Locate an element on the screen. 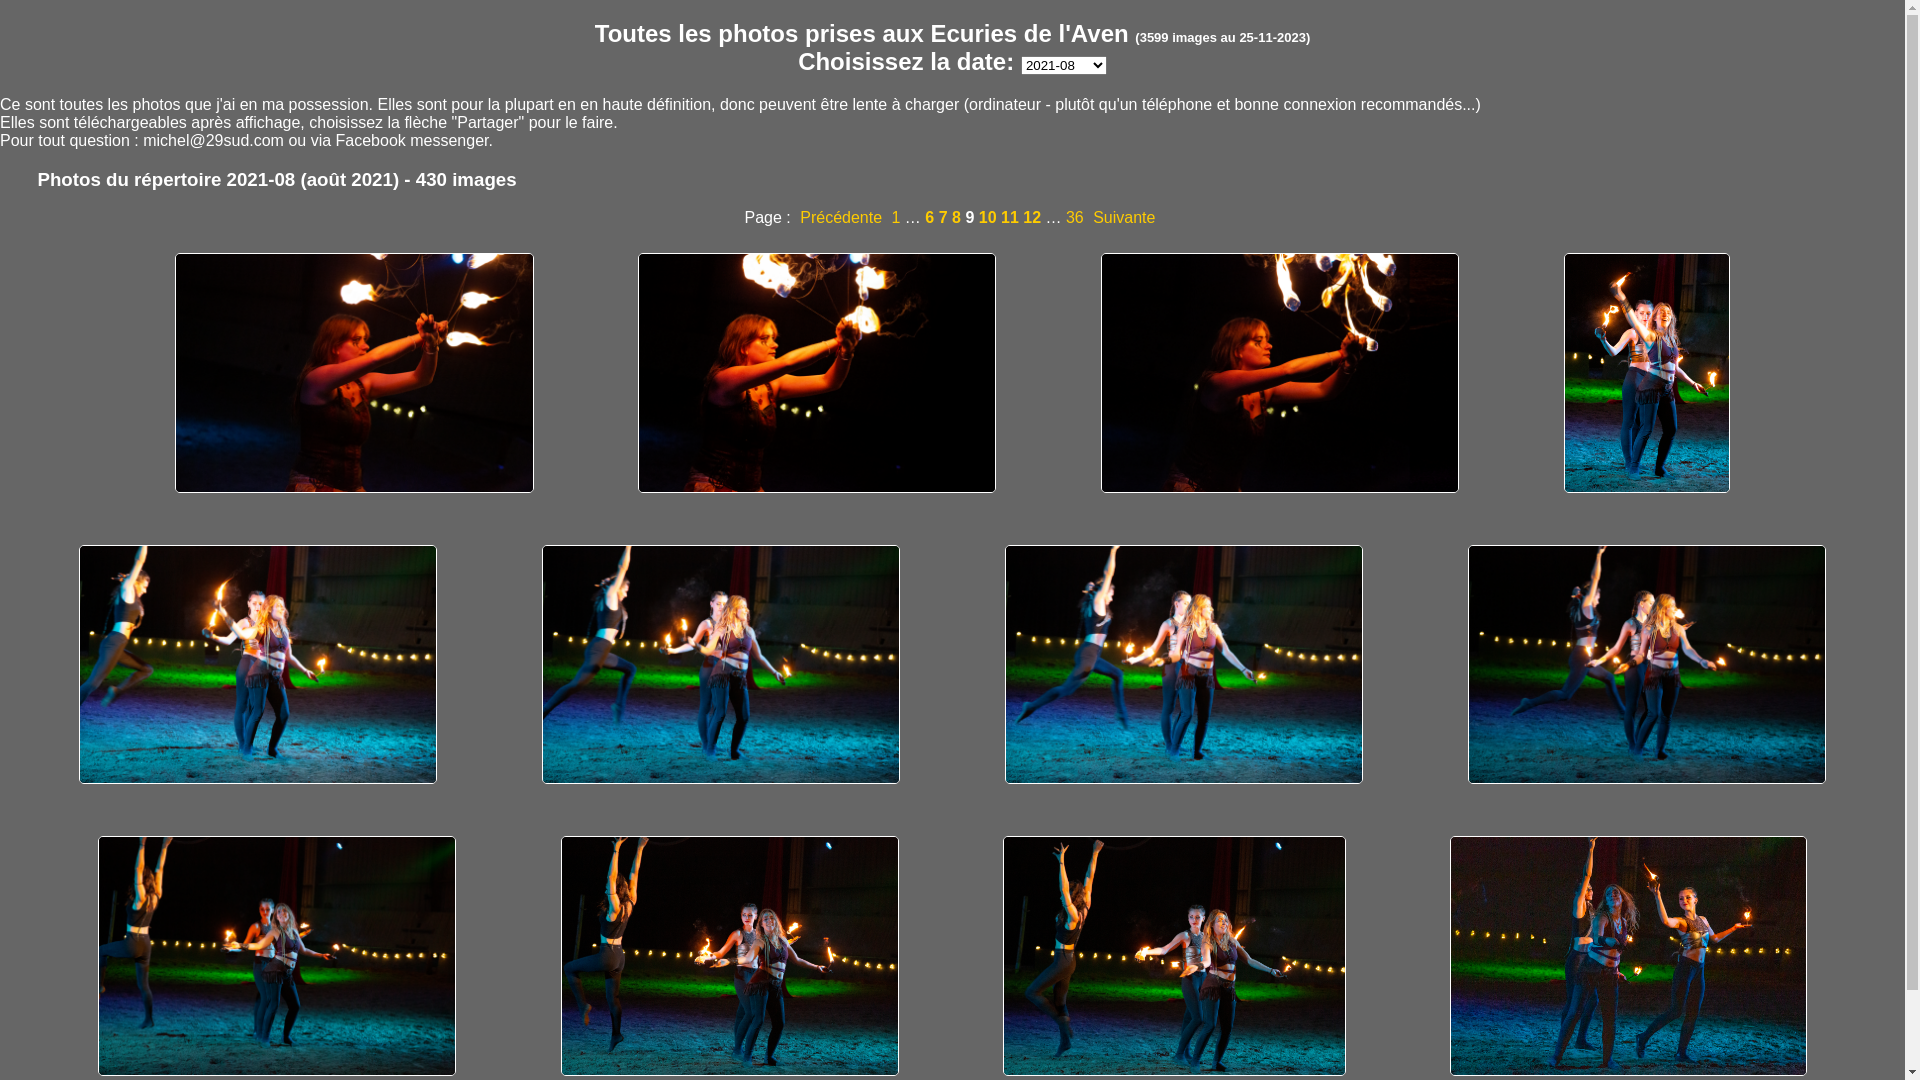  '36' is located at coordinates (1074, 217).